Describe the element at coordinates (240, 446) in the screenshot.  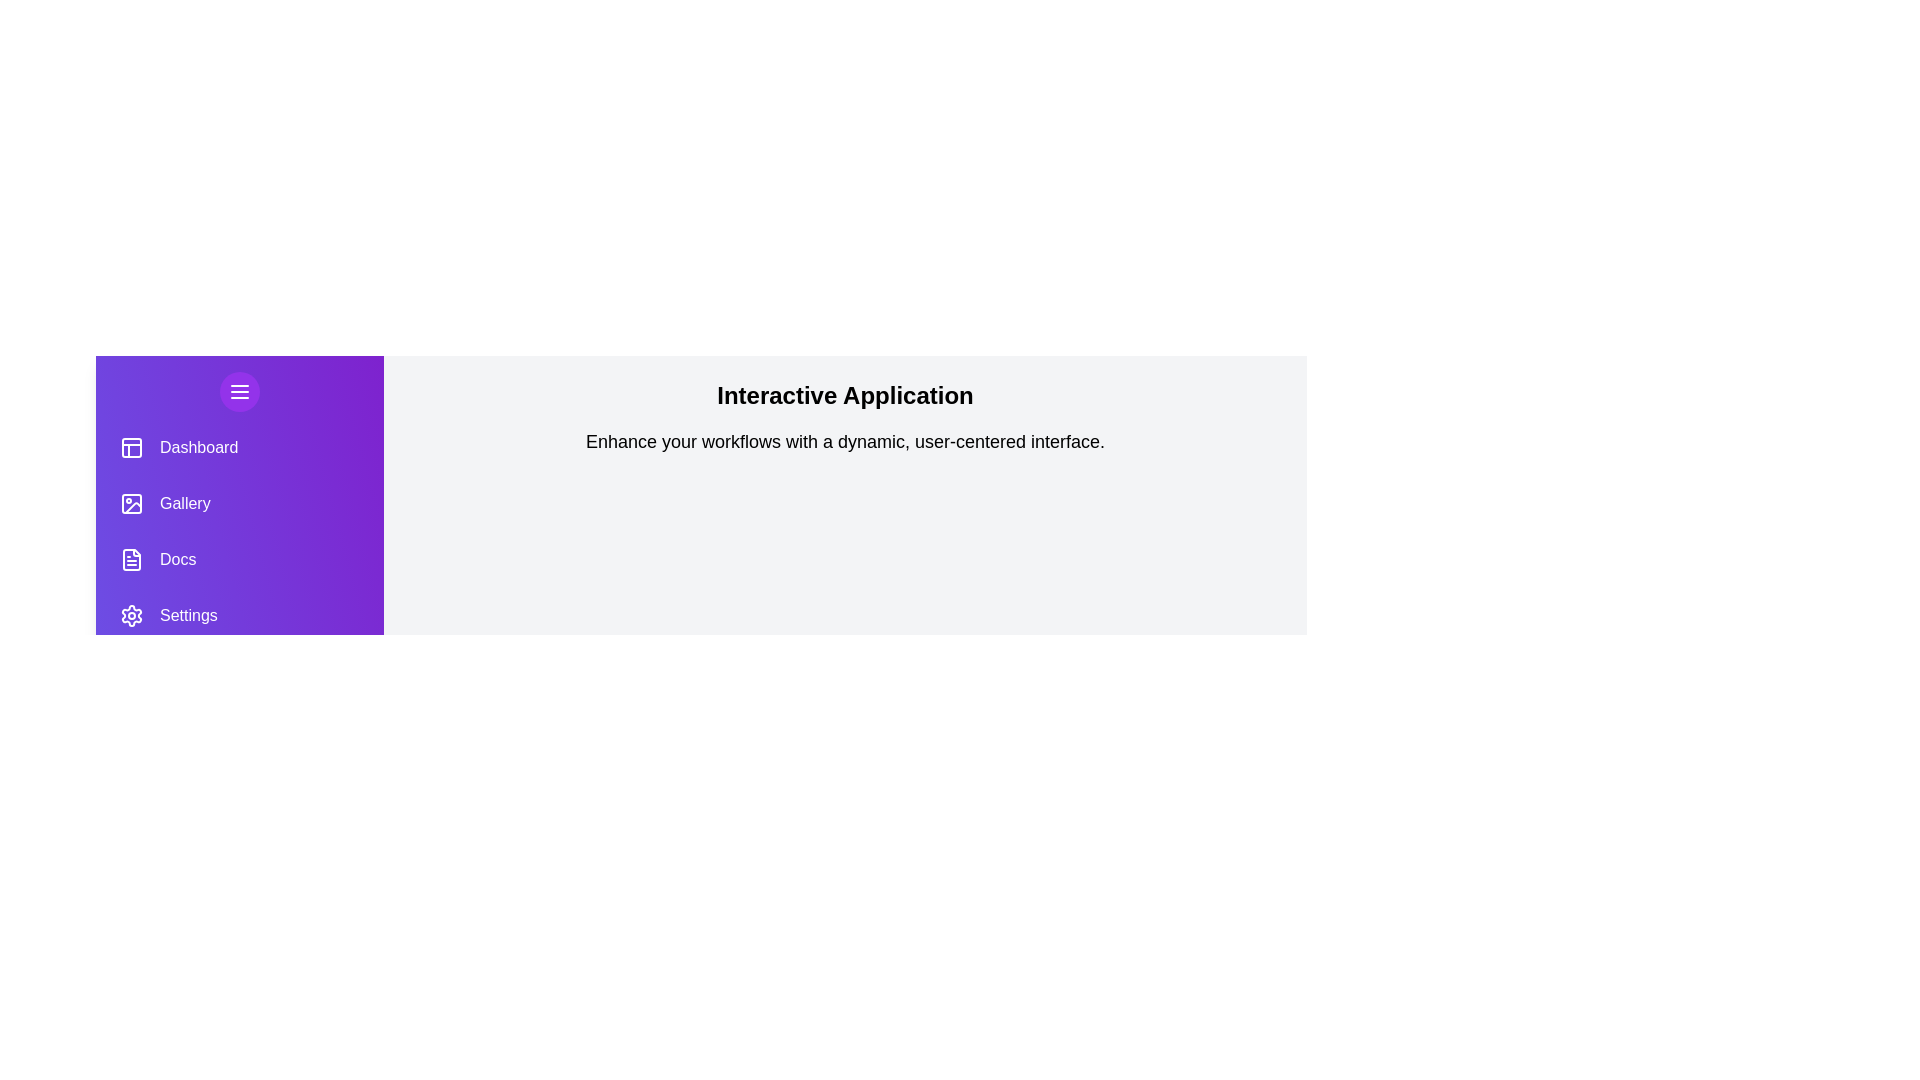
I see `the Dashboard menu item to navigate to the respective section` at that location.